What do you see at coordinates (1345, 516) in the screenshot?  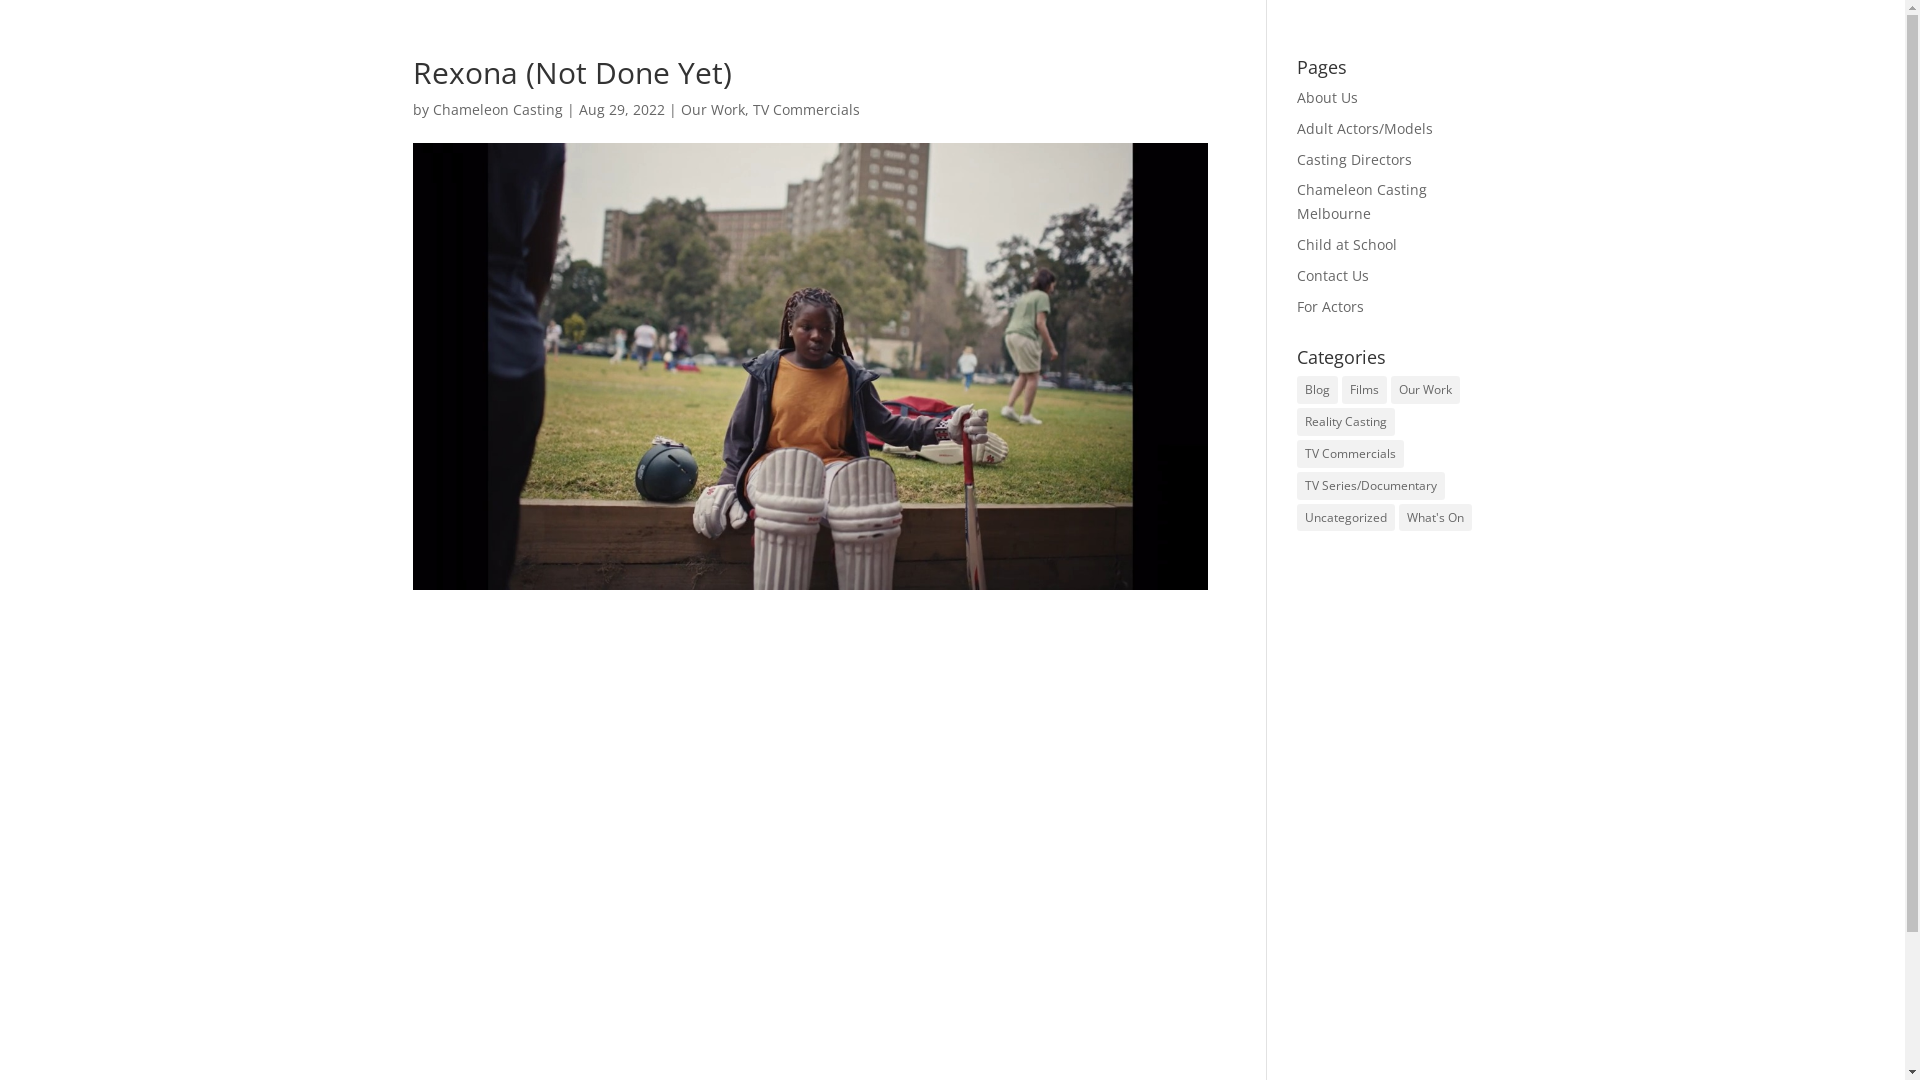 I see `'Uncategorized'` at bounding box center [1345, 516].